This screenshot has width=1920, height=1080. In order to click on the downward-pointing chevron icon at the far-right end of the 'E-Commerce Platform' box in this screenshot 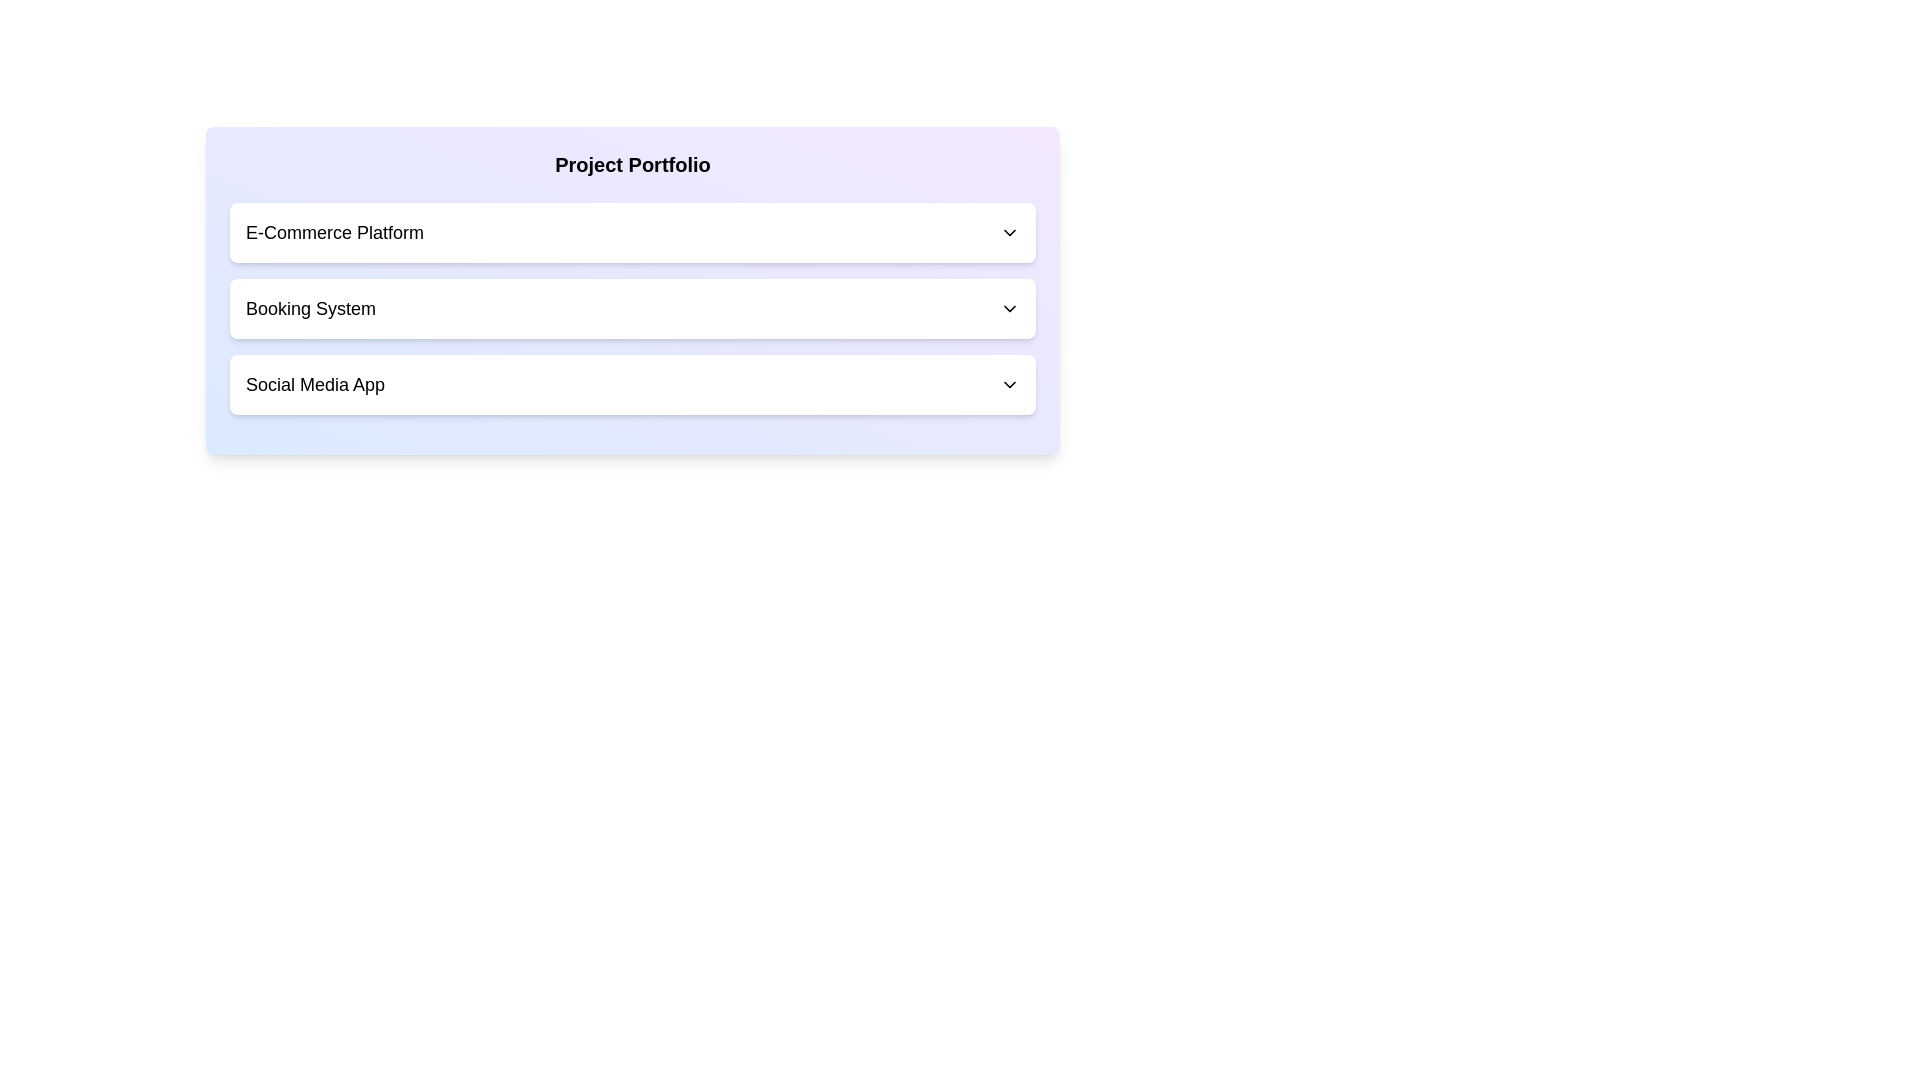, I will do `click(1009, 231)`.